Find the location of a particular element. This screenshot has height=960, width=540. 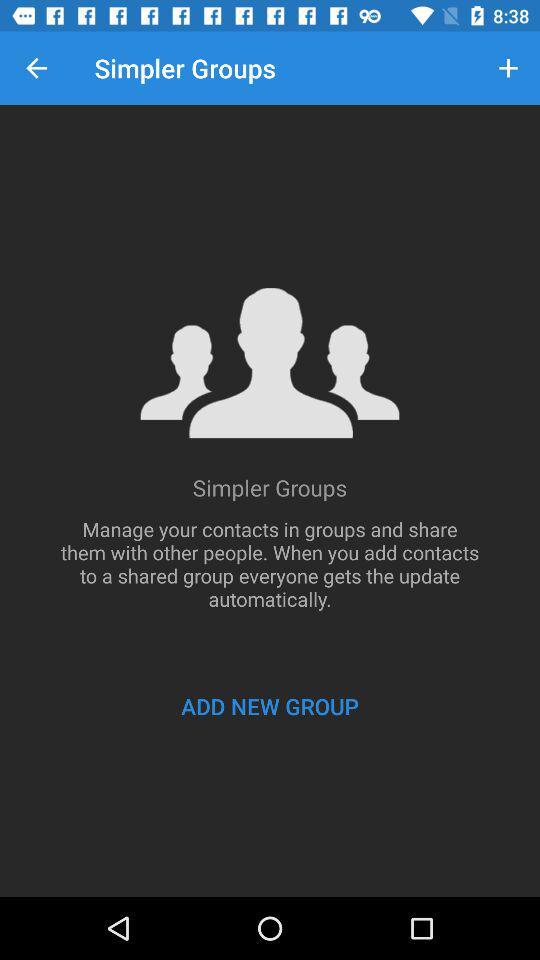

item at the top left corner is located at coordinates (36, 68).